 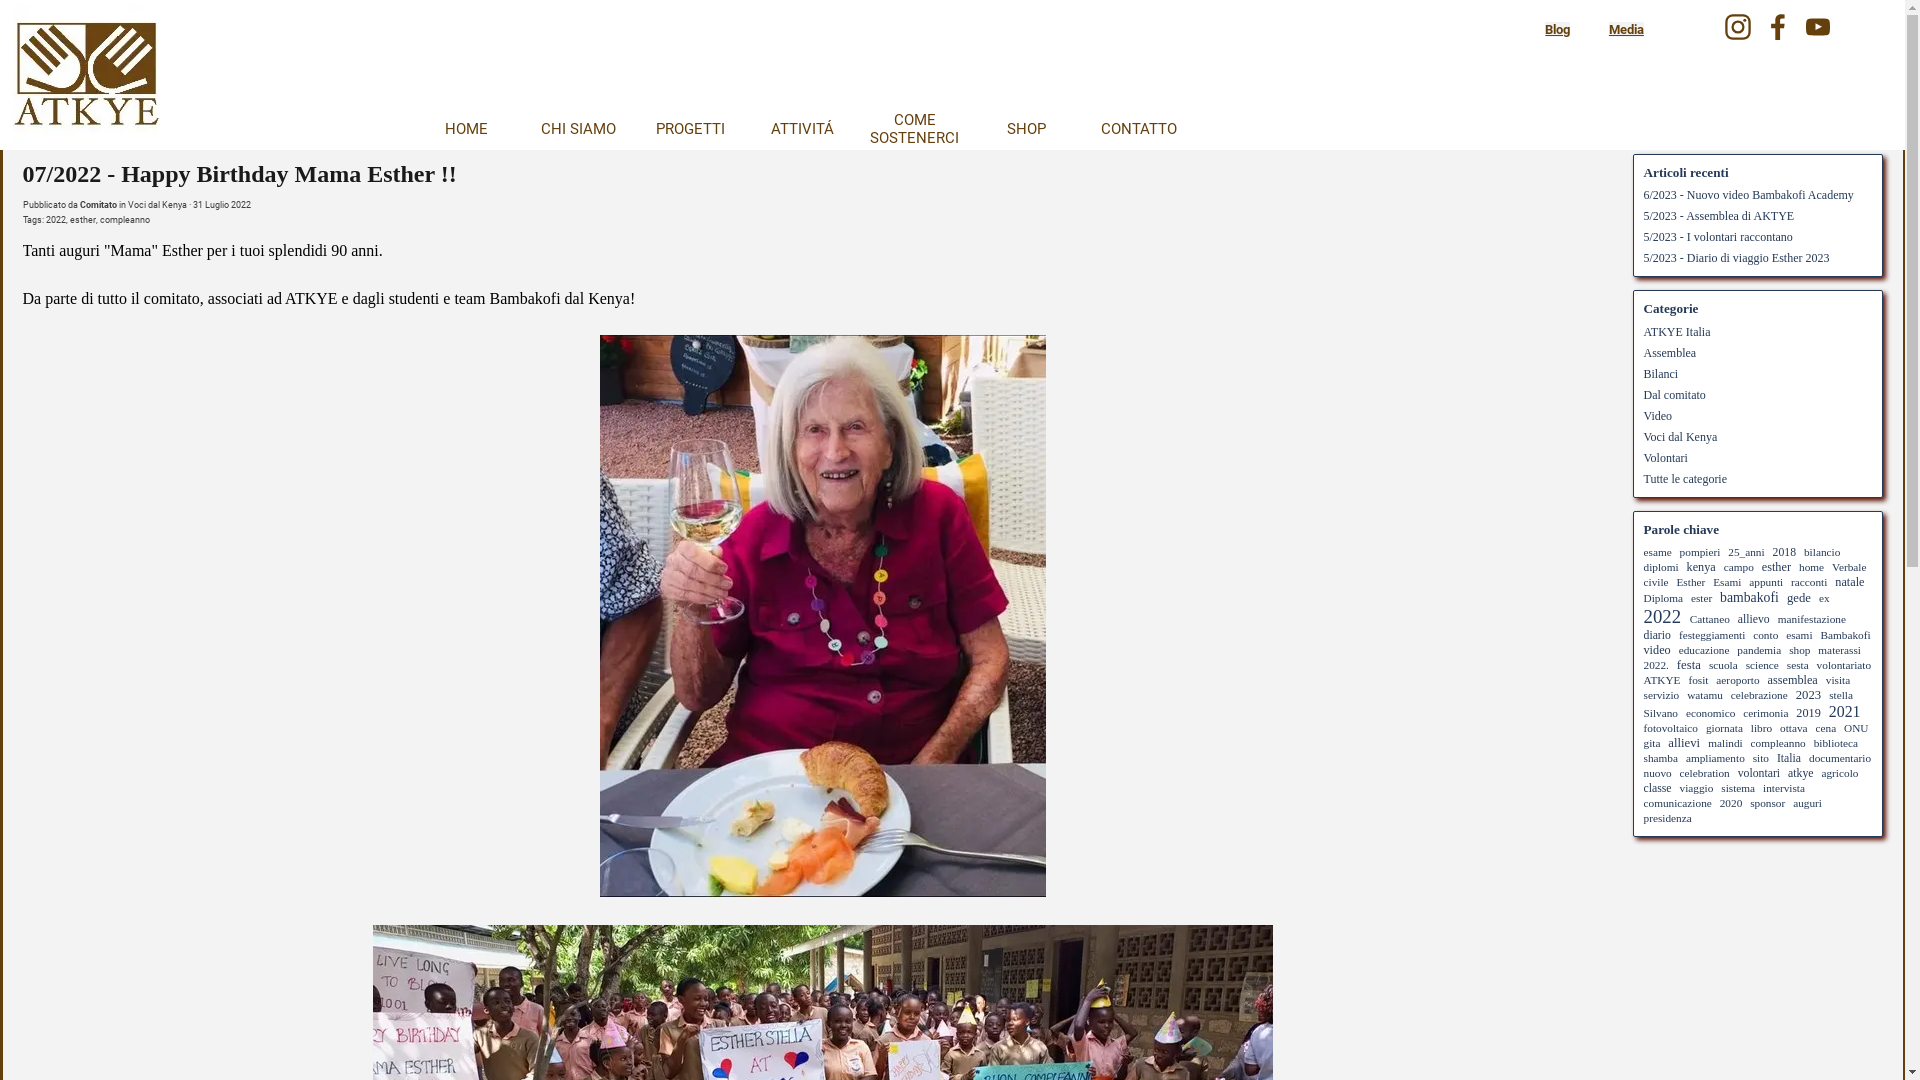 What do you see at coordinates (1751, 758) in the screenshot?
I see `'sito'` at bounding box center [1751, 758].